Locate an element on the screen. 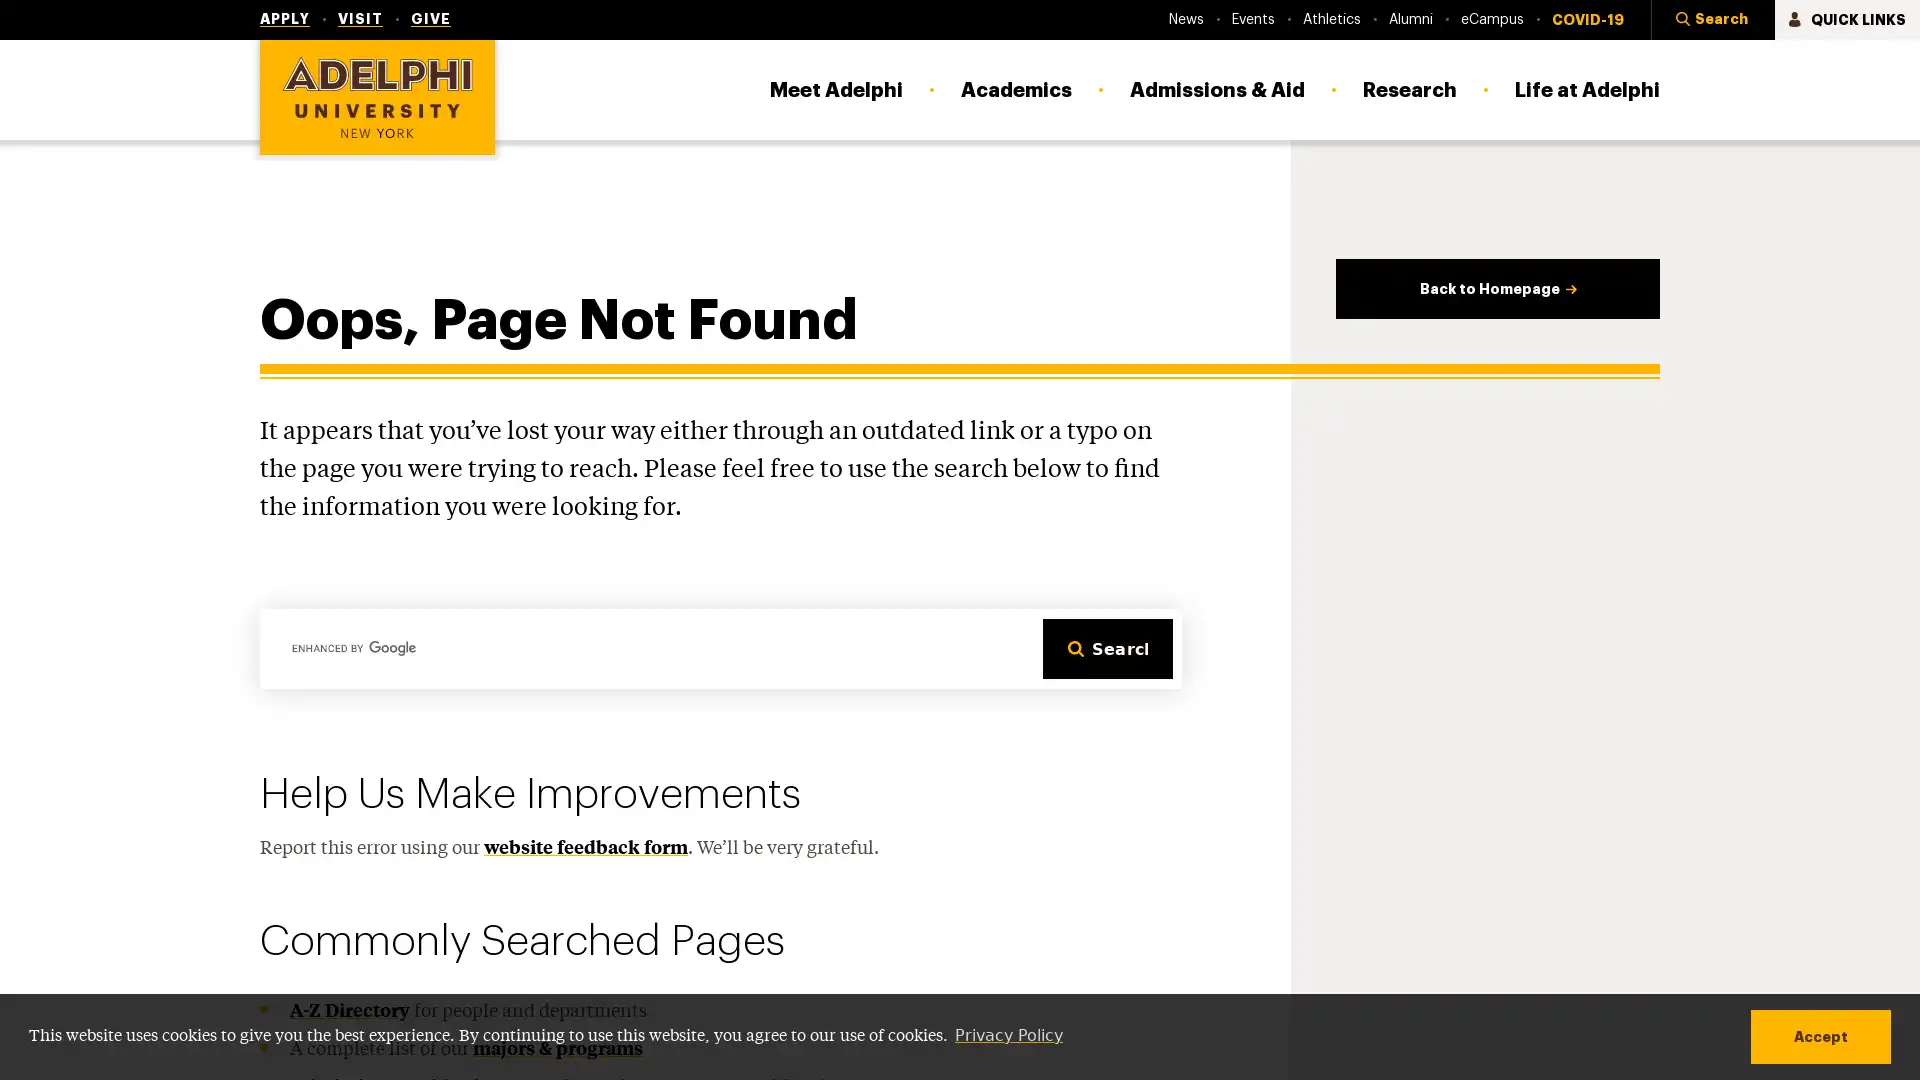  Alumni & Friends is located at coordinates (1339, 292).